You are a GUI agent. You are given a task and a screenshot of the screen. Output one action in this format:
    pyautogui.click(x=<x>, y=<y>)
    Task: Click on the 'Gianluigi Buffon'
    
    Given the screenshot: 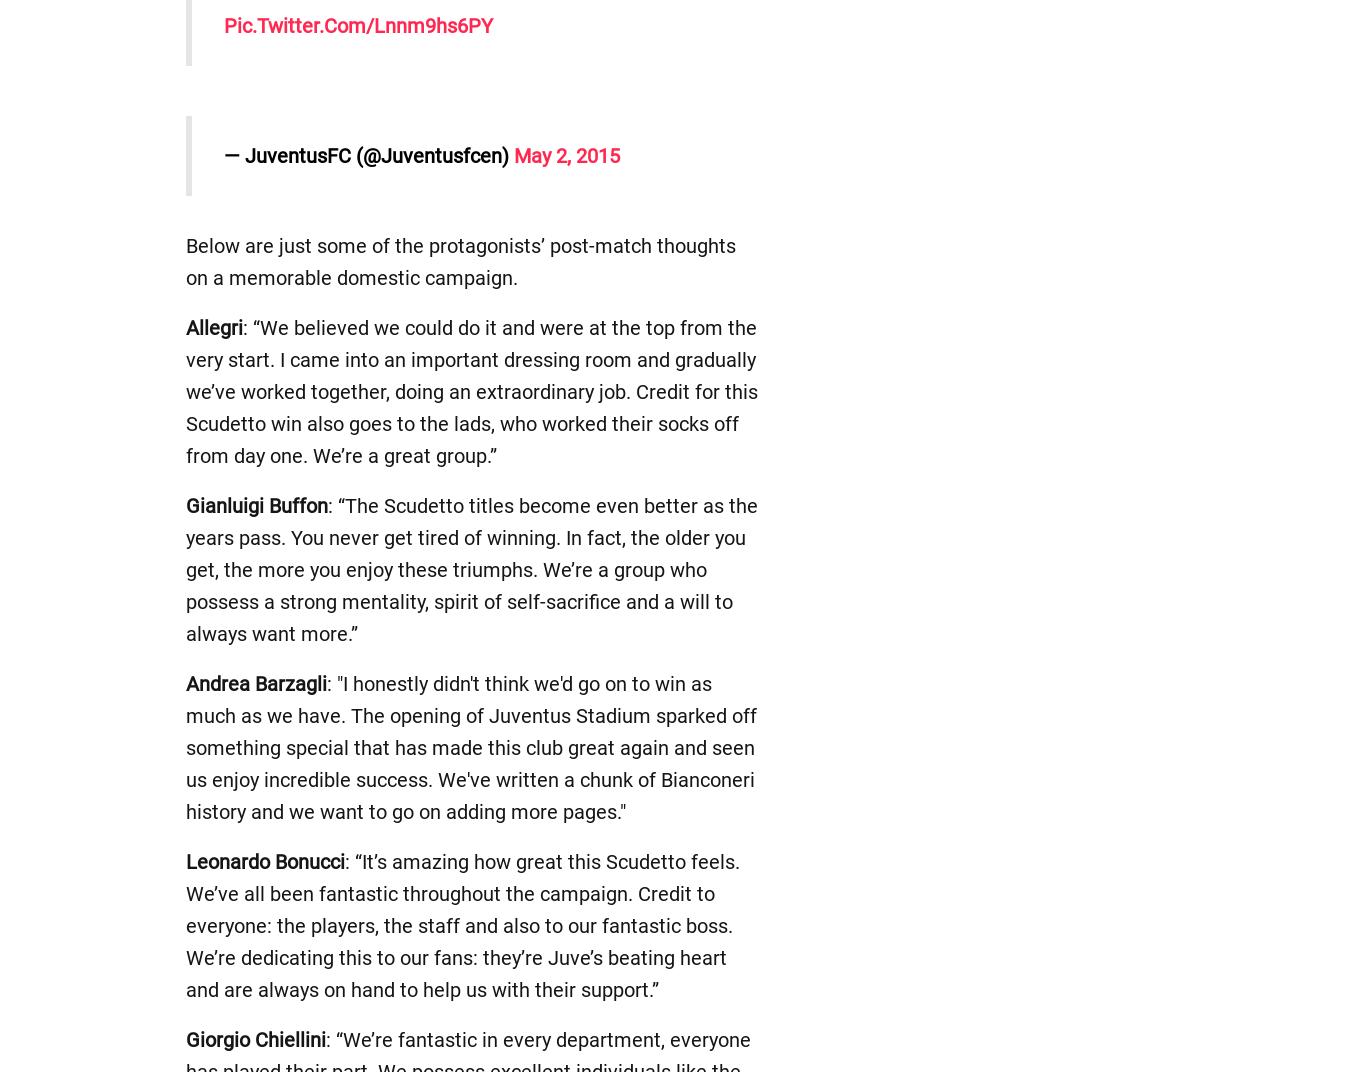 What is the action you would take?
    pyautogui.click(x=254, y=505)
    